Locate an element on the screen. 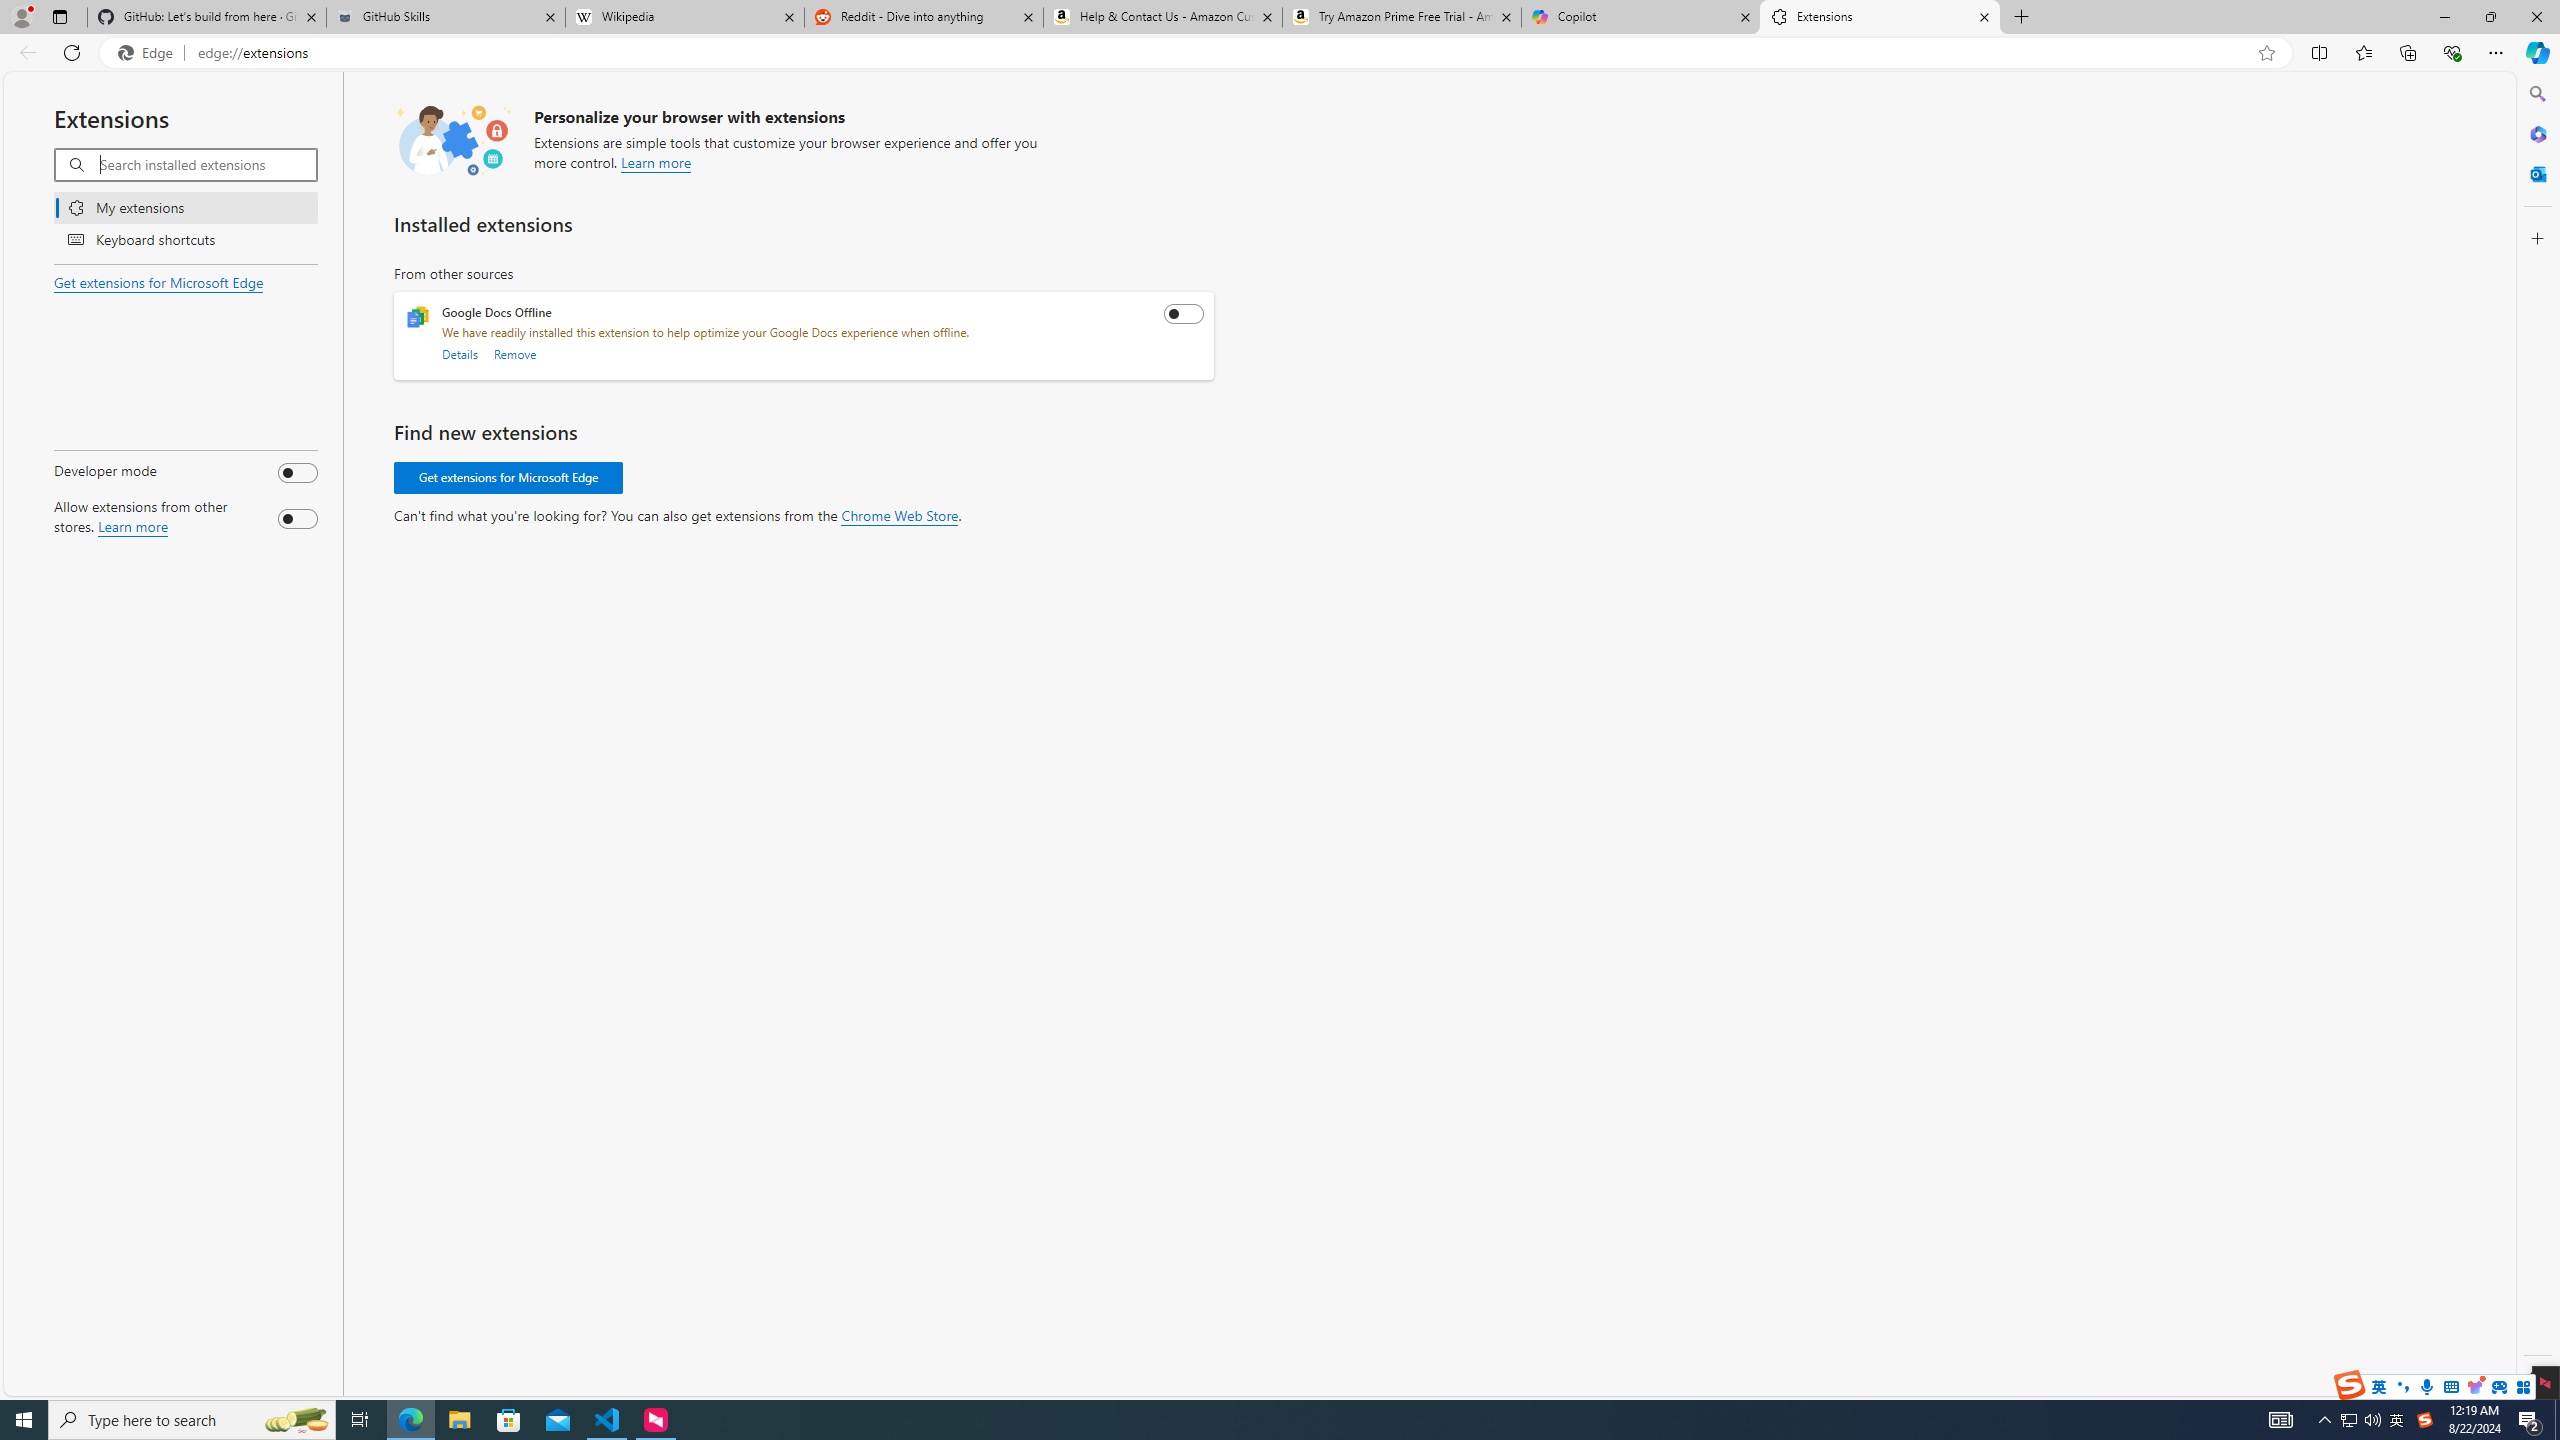 Image resolution: width=2560 pixels, height=1440 pixels. 'Search installed extensions' is located at coordinates (207, 164).